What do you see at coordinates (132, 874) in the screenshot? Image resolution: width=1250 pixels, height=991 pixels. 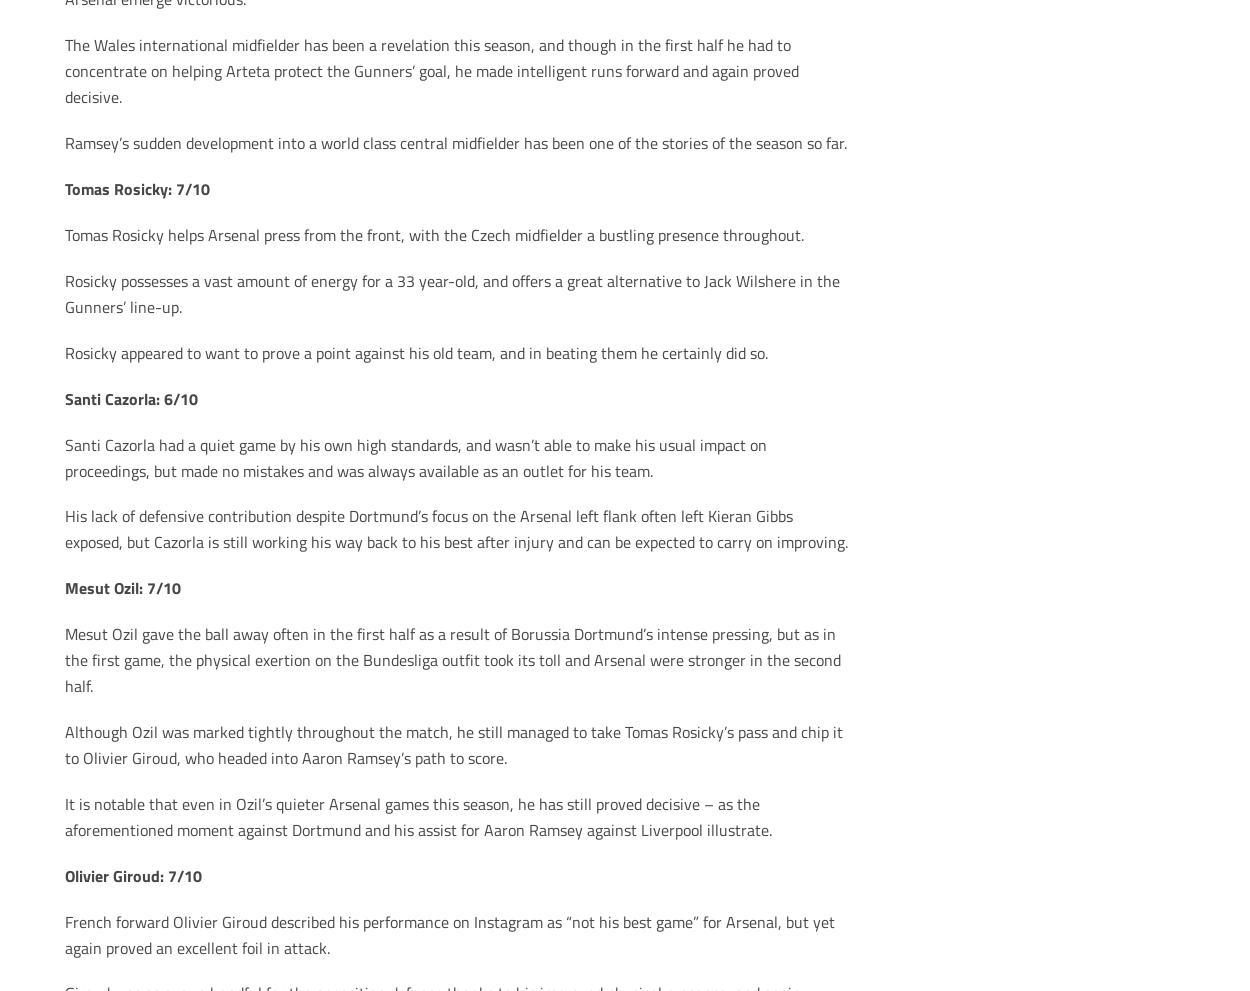 I see `'Olivier Giroud: 7/10'` at bounding box center [132, 874].